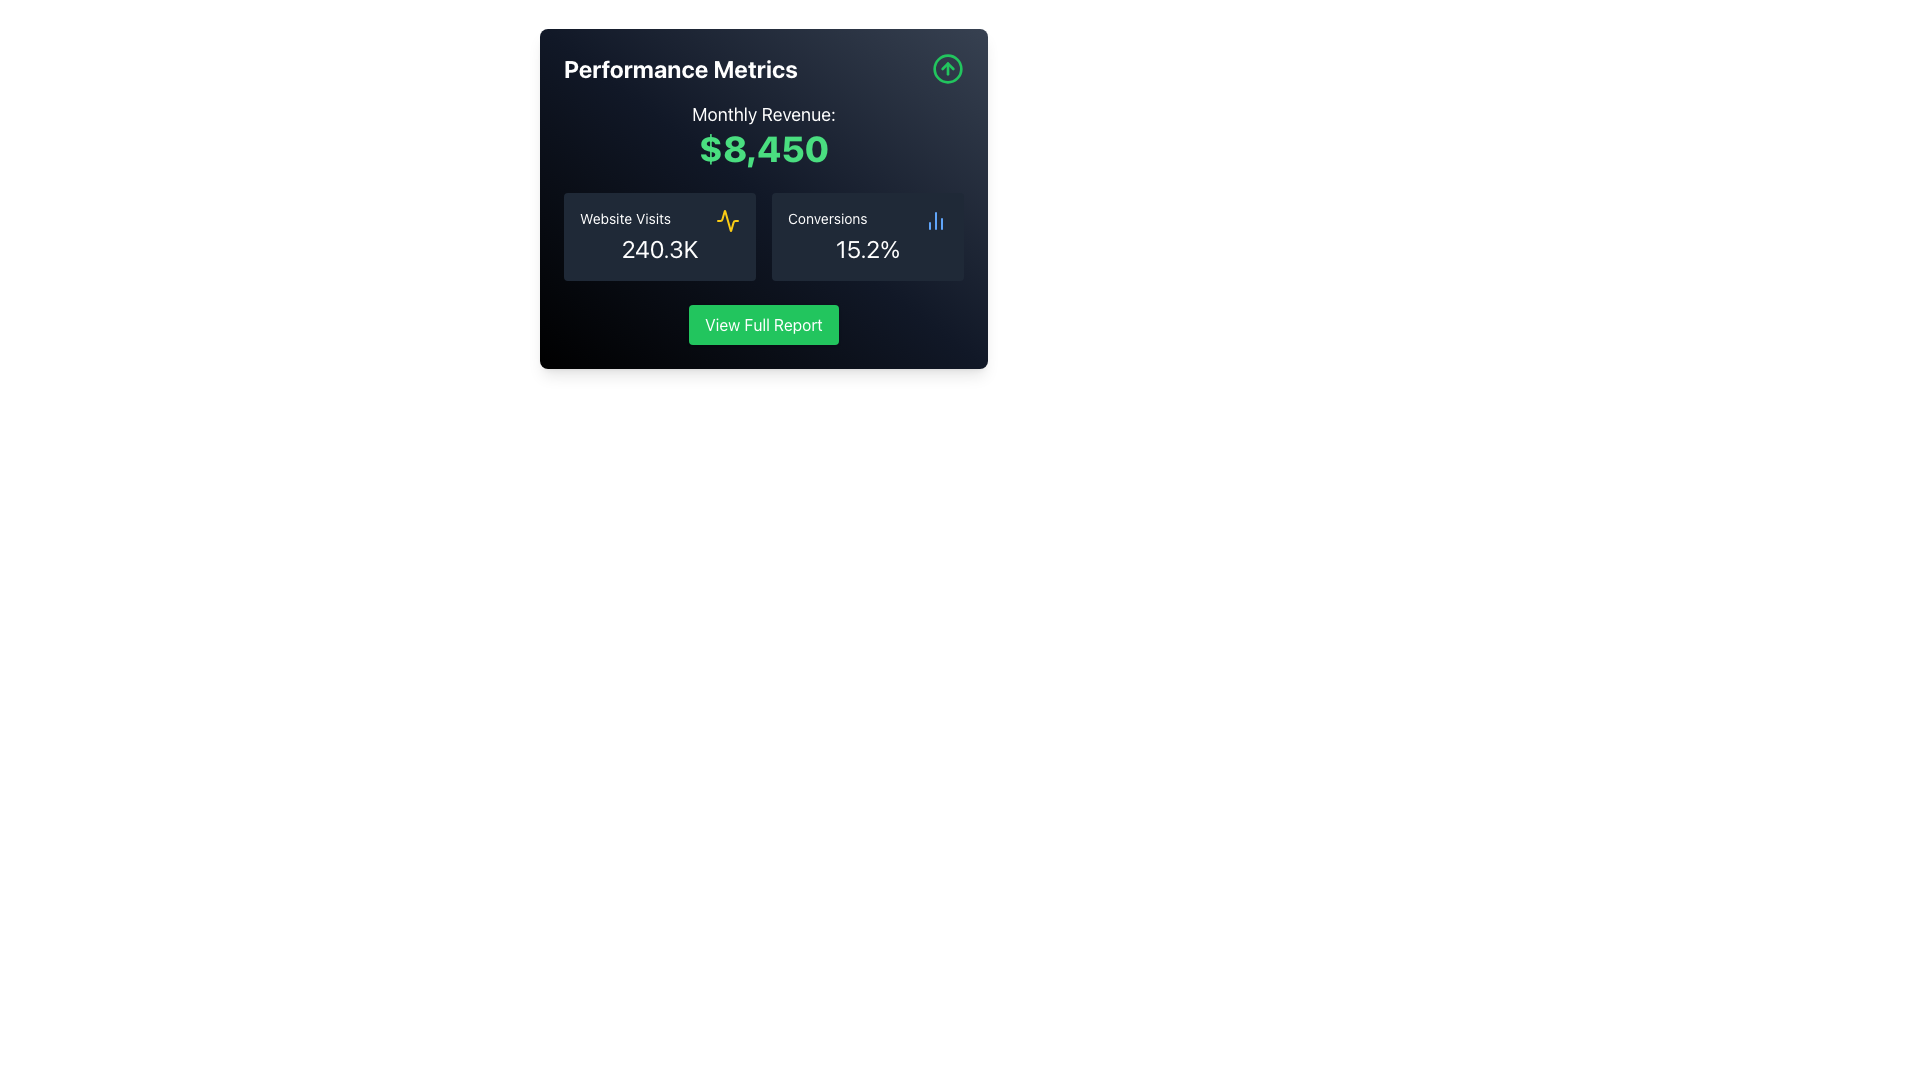 This screenshot has height=1080, width=1920. What do you see at coordinates (947, 68) in the screenshot?
I see `the filled green circle graphic located in the top-right corner of the 'Performance Metrics' card` at bounding box center [947, 68].